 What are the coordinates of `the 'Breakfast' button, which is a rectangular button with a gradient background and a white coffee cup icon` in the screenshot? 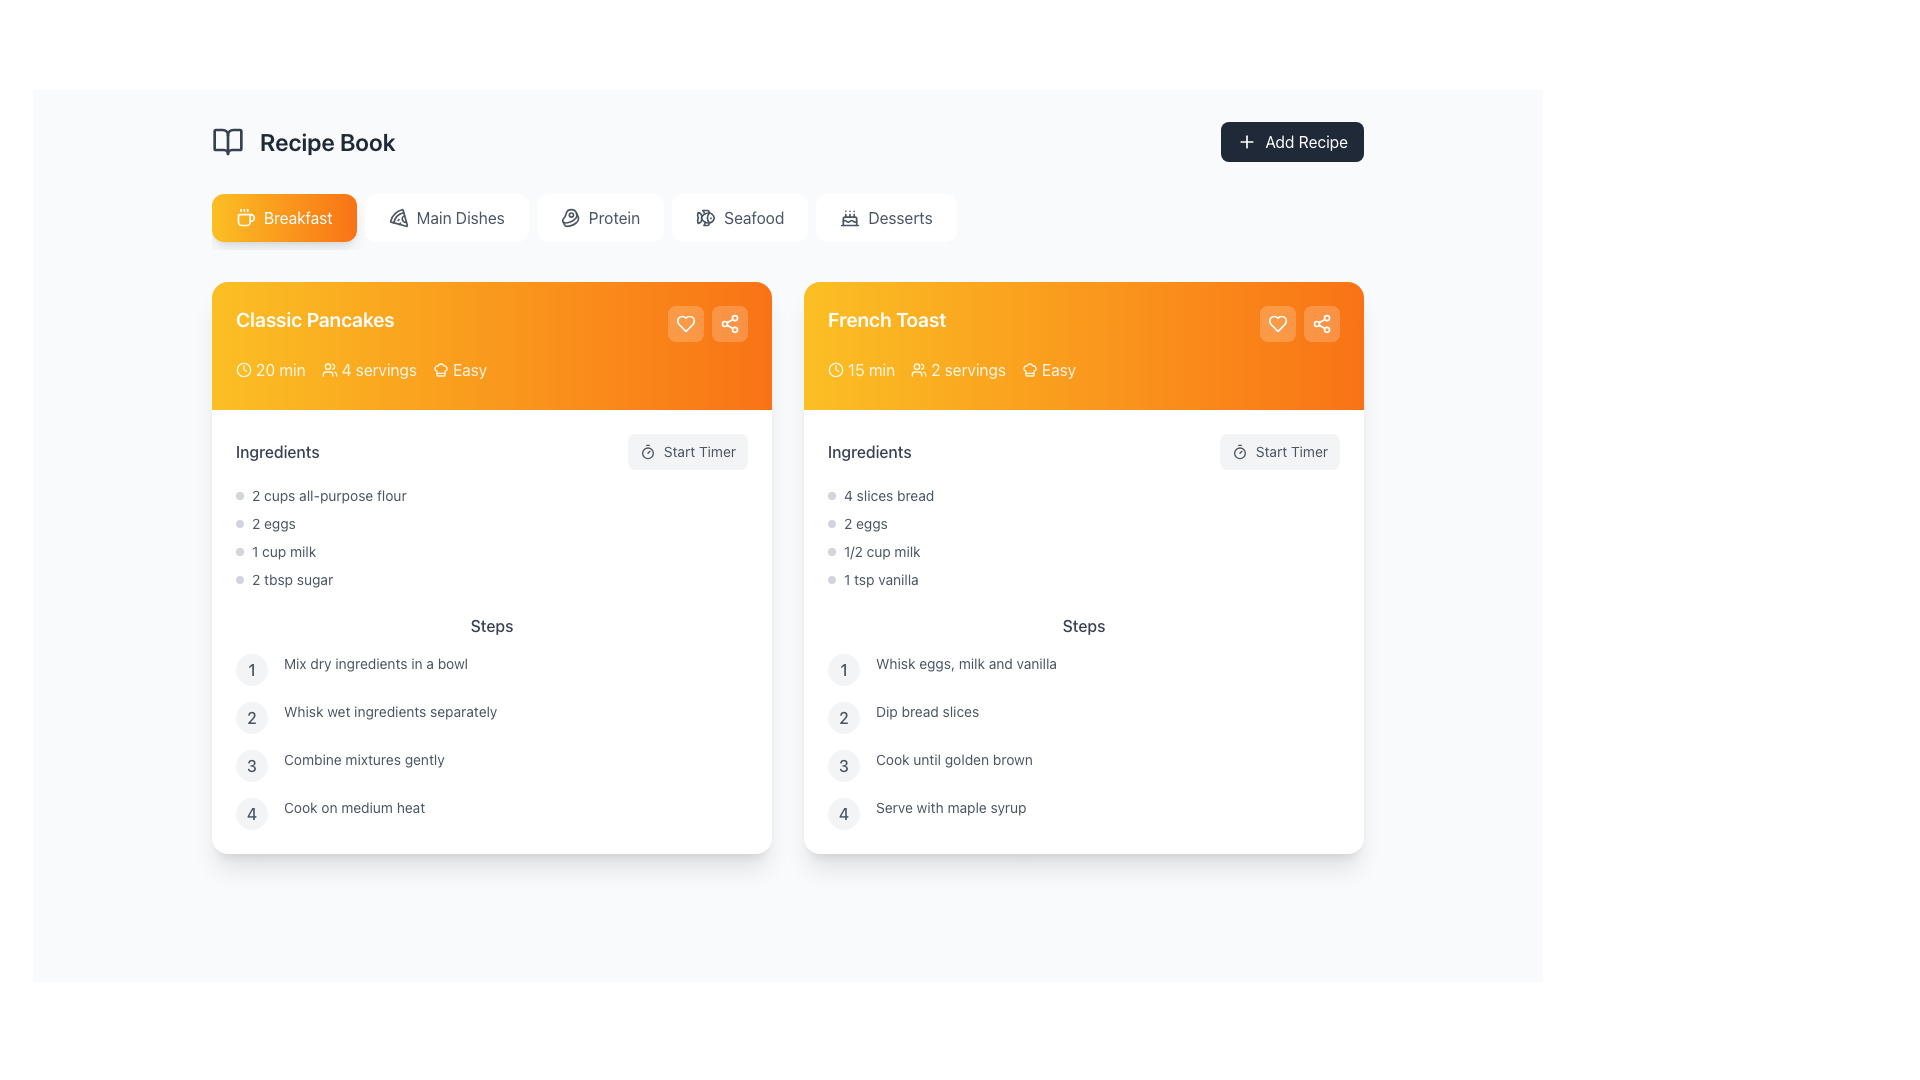 It's located at (283, 218).